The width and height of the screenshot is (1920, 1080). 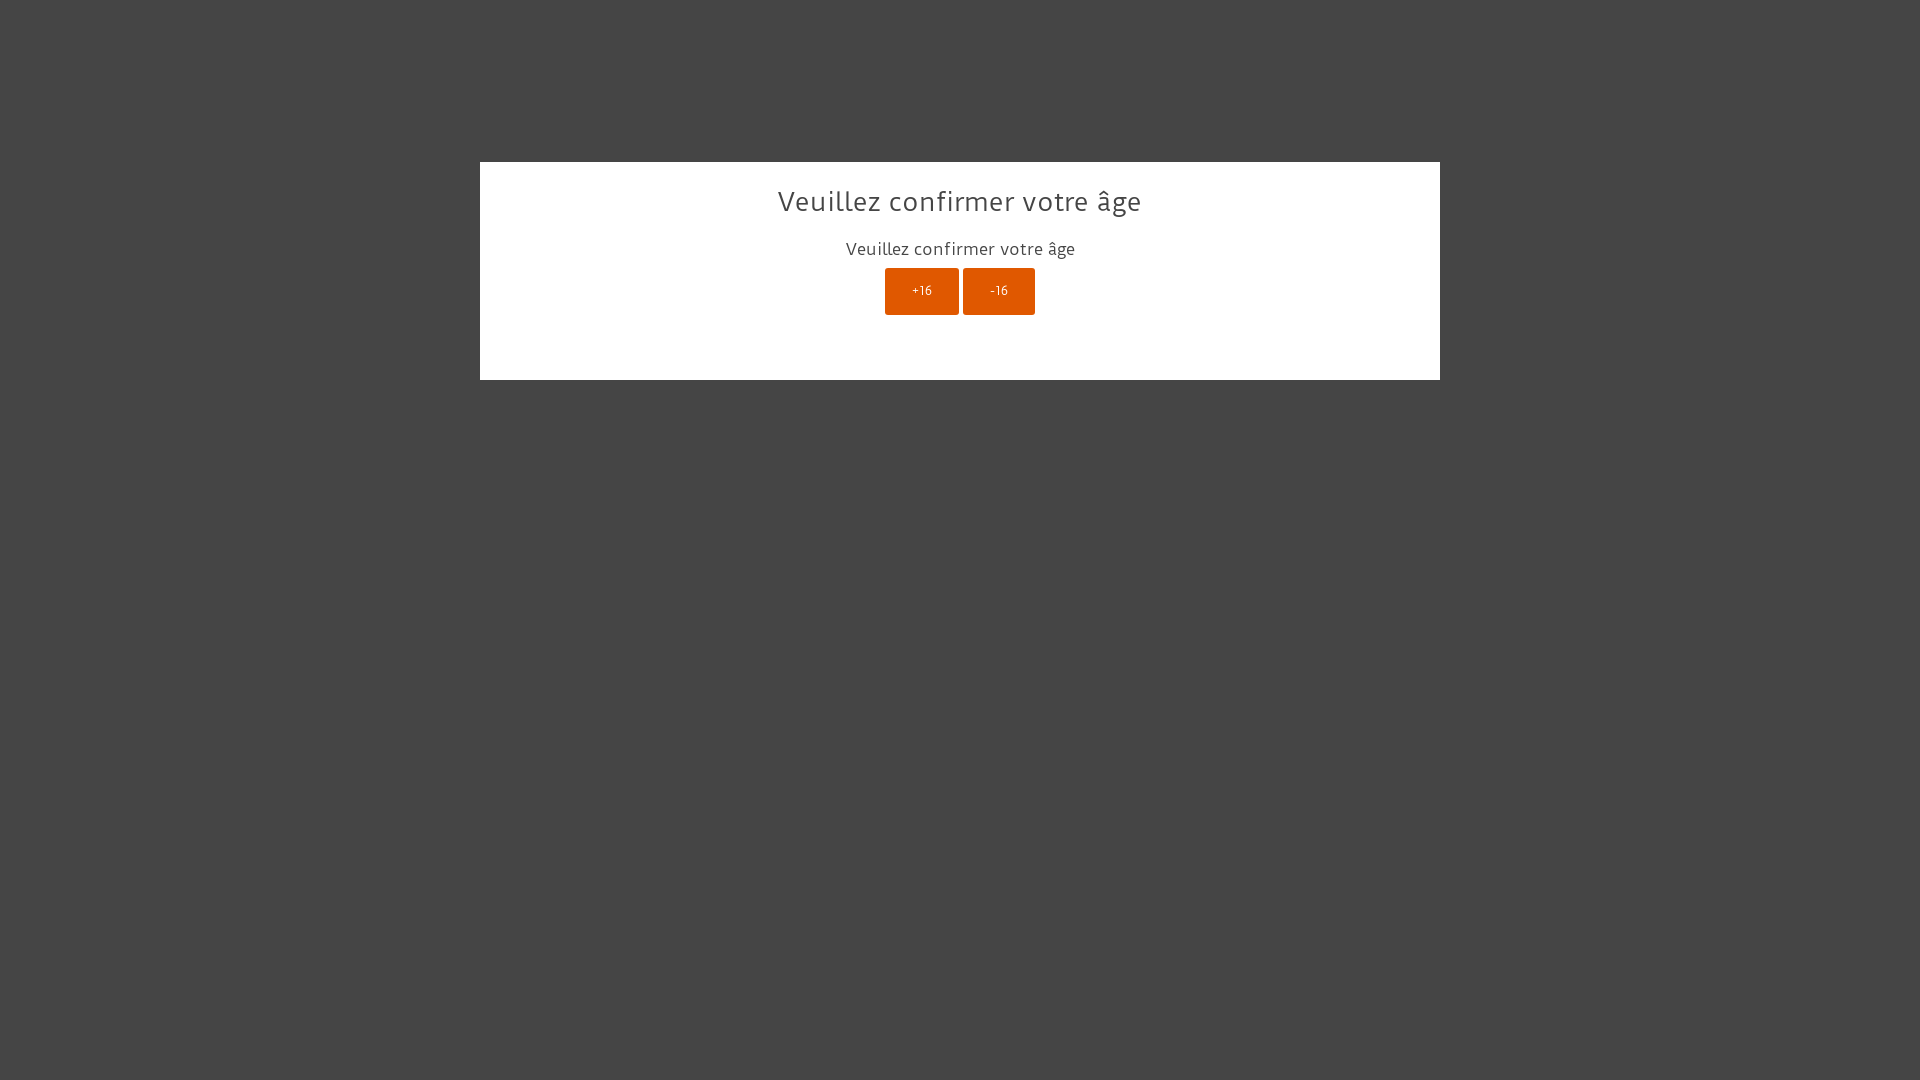 What do you see at coordinates (920, 291) in the screenshot?
I see `'+16'` at bounding box center [920, 291].